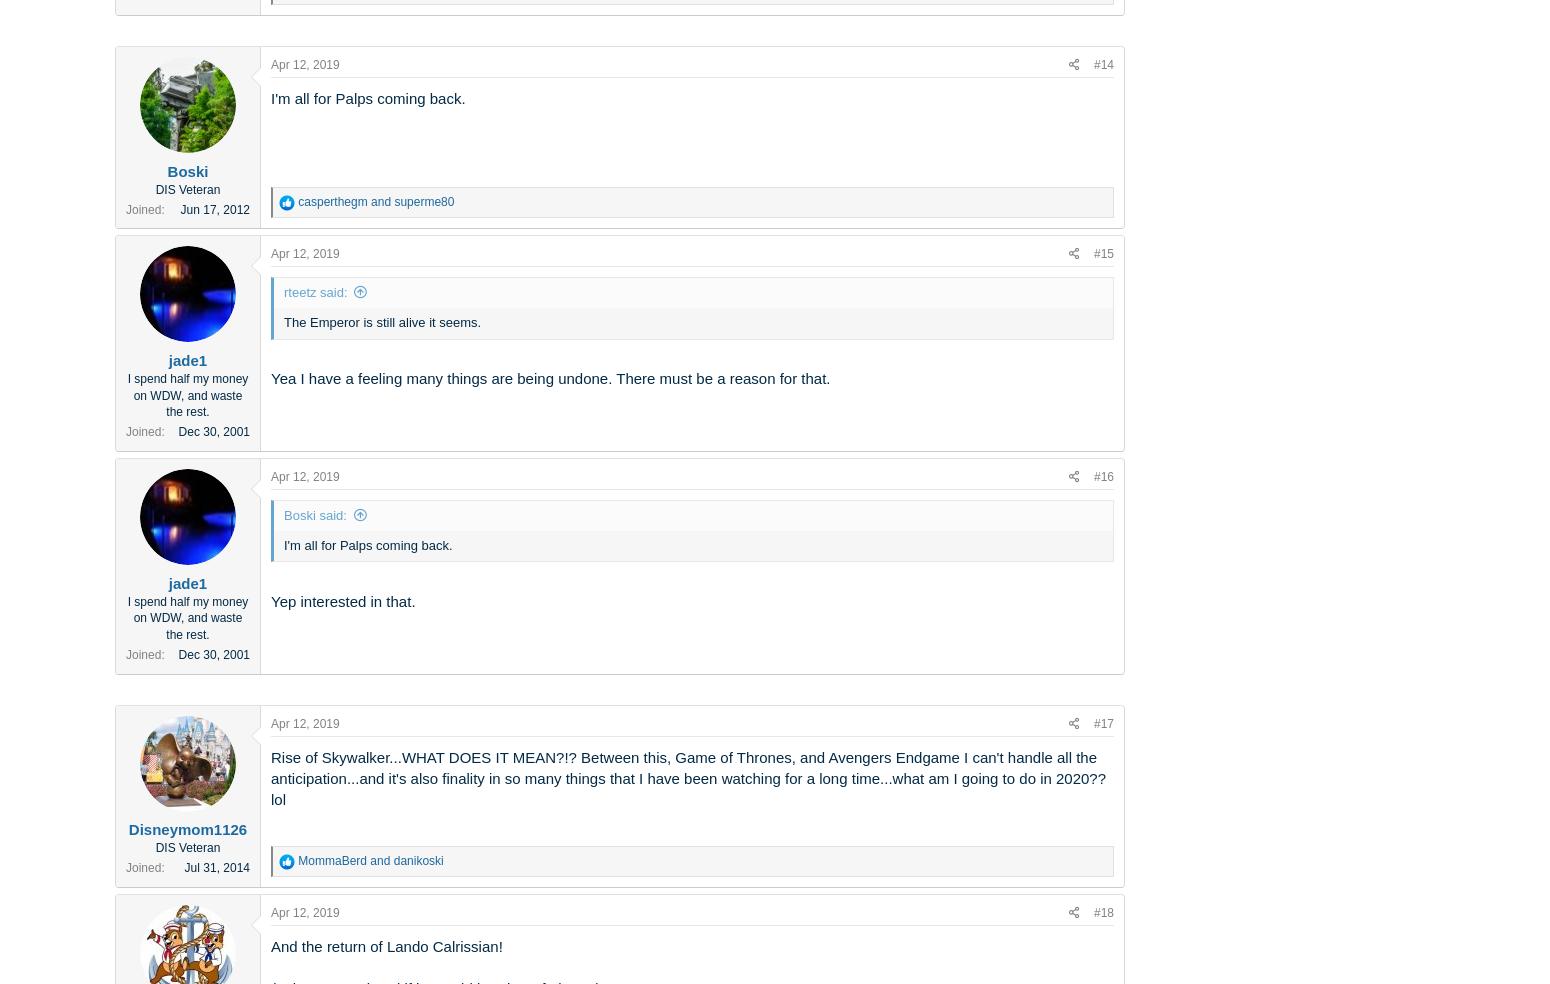 This screenshot has height=984, width=1550. What do you see at coordinates (1092, 64) in the screenshot?
I see `'#14'` at bounding box center [1092, 64].